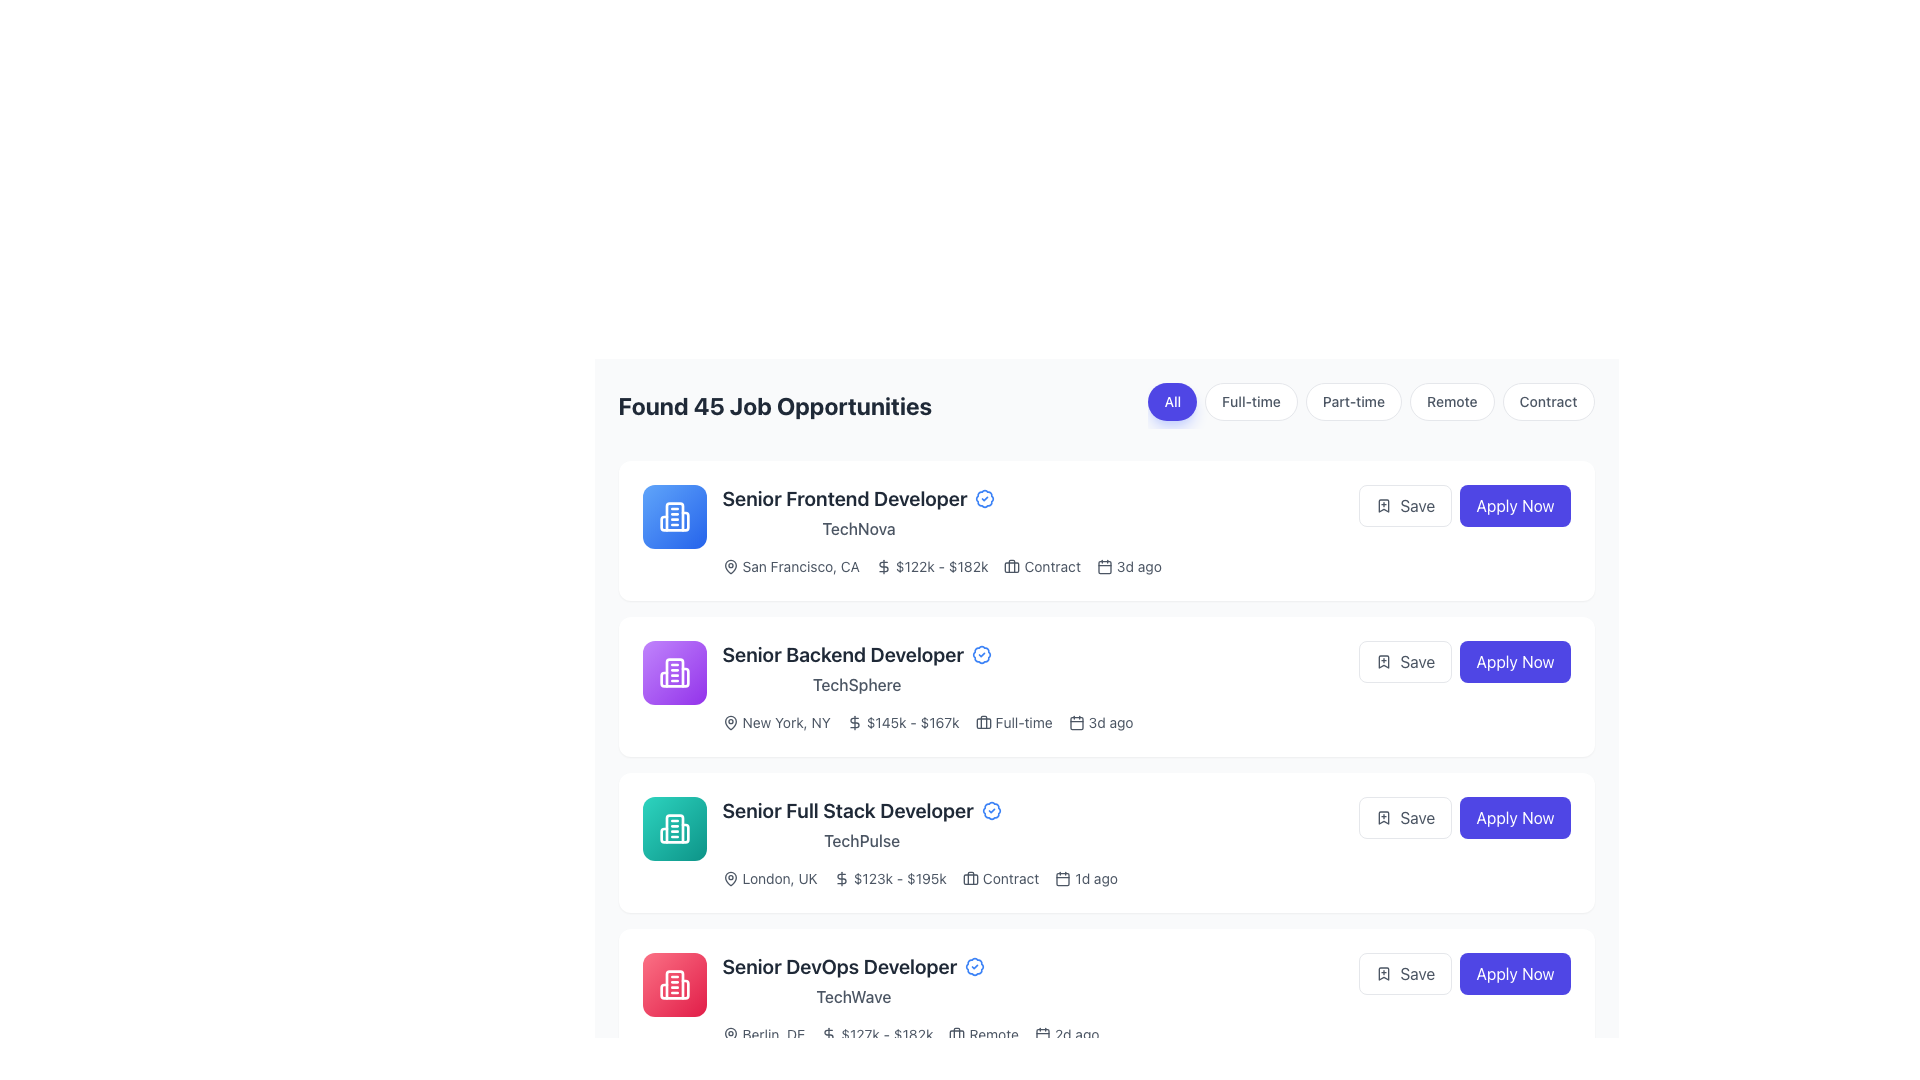  I want to click on the 'Save' button with a bookmark icon, so click(1404, 662).